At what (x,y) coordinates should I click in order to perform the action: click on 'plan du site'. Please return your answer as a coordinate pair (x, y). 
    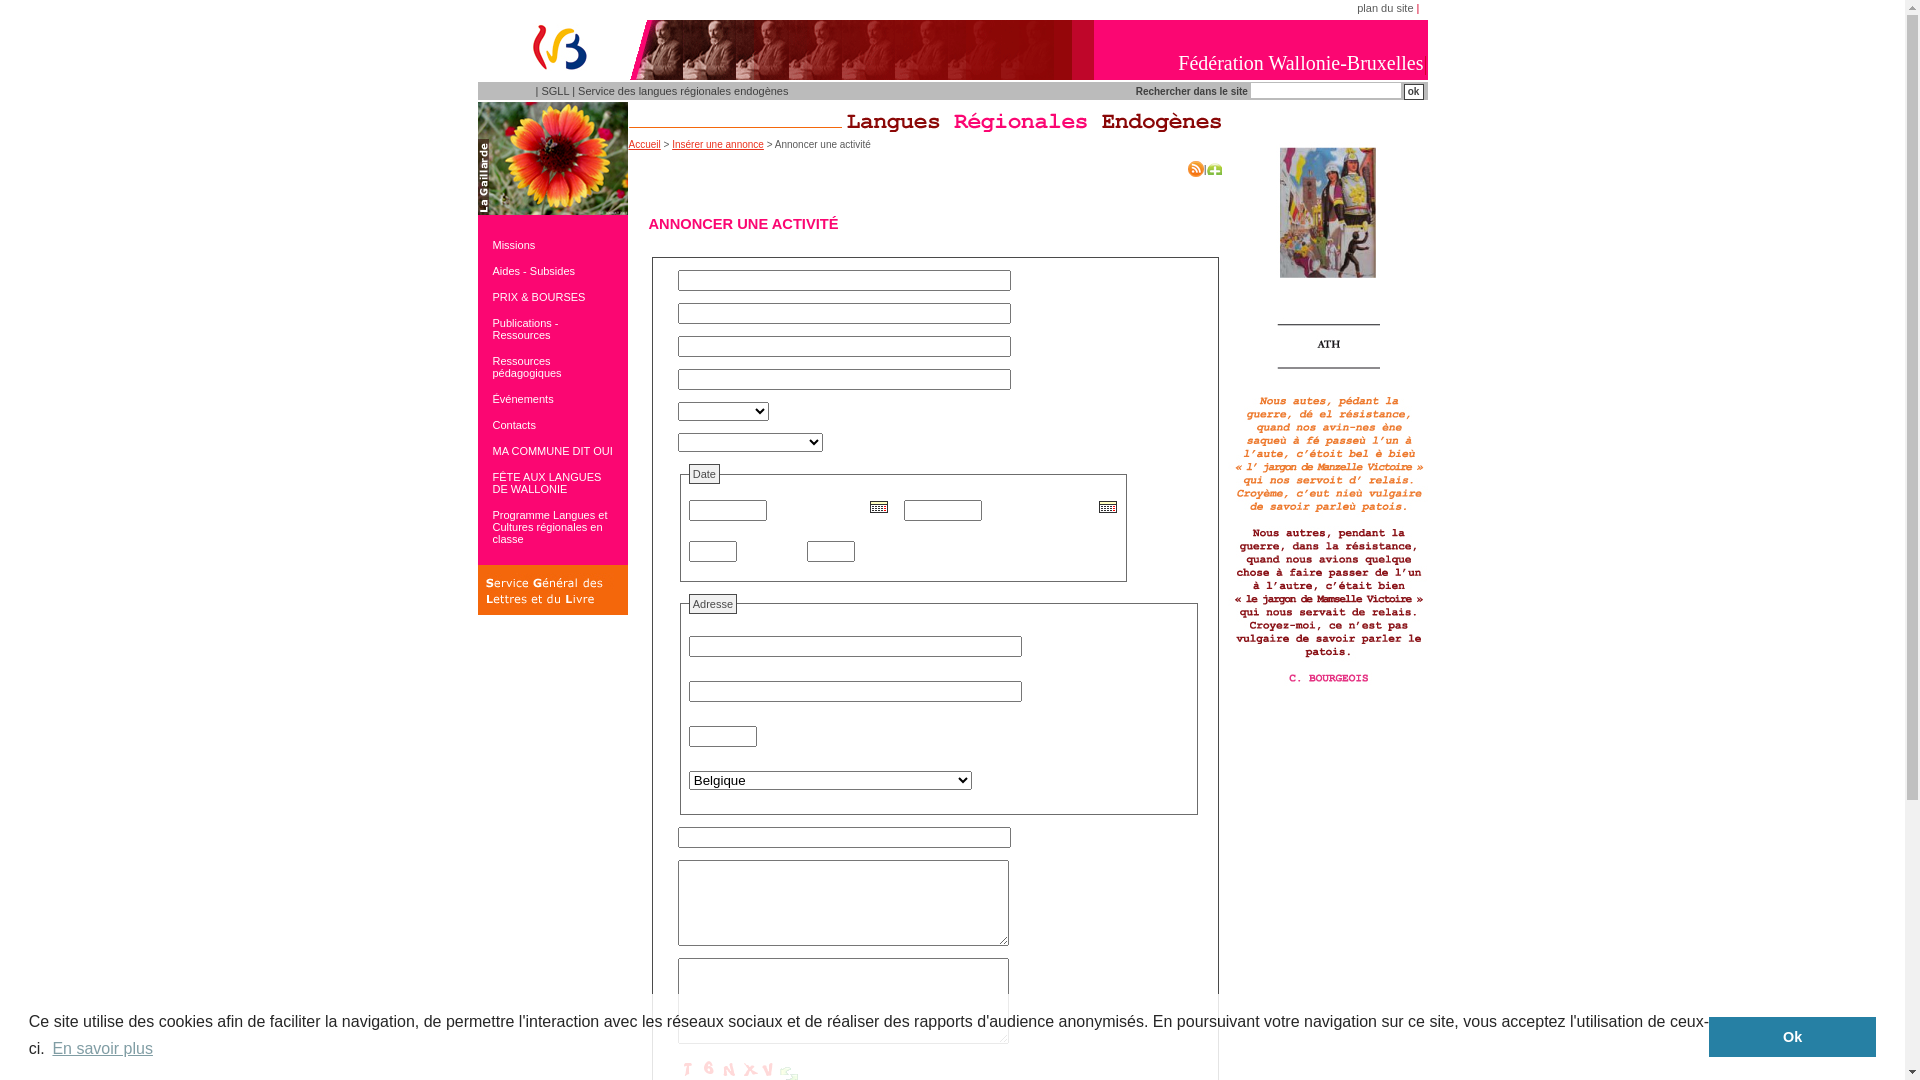
    Looking at the image, I should click on (1357, 7).